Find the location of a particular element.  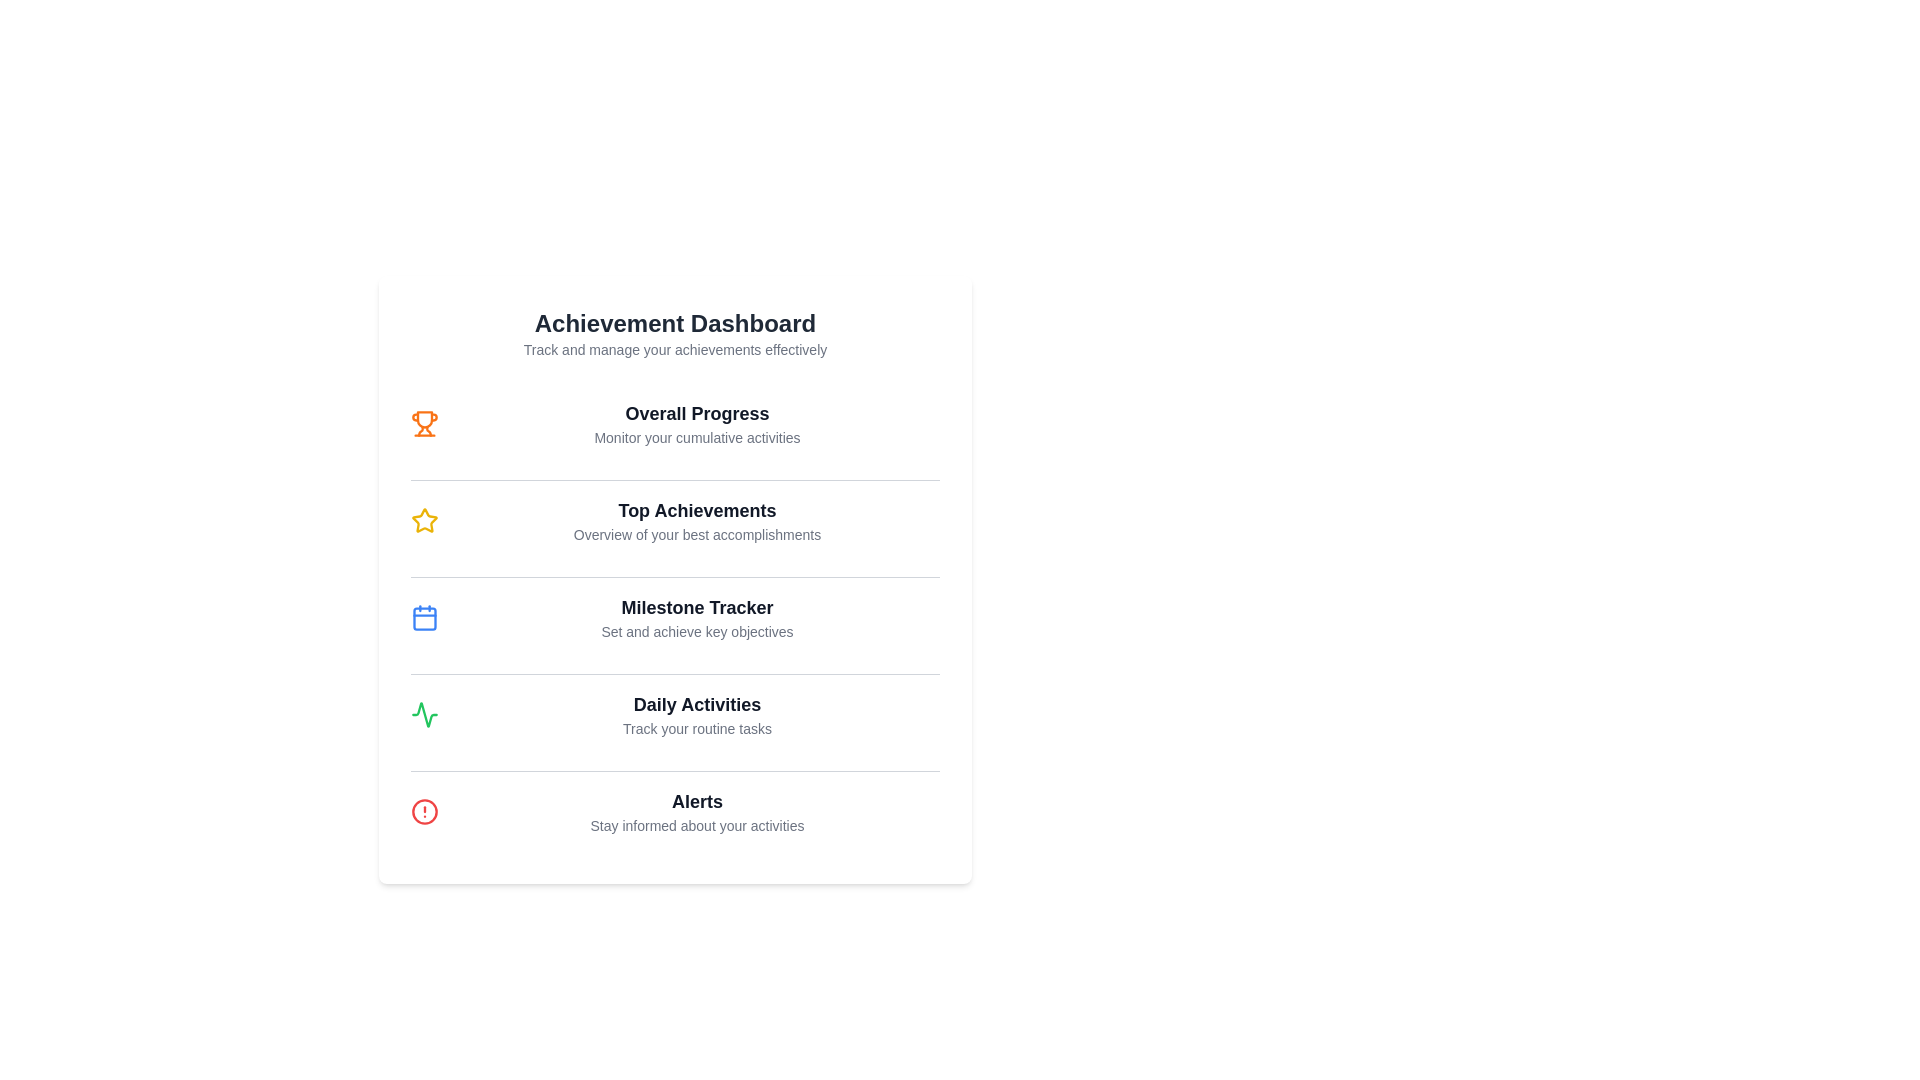

the milestone tracking icon located to the left of the 'Milestone Tracker' text, which is the first element in that grouping is located at coordinates (424, 616).